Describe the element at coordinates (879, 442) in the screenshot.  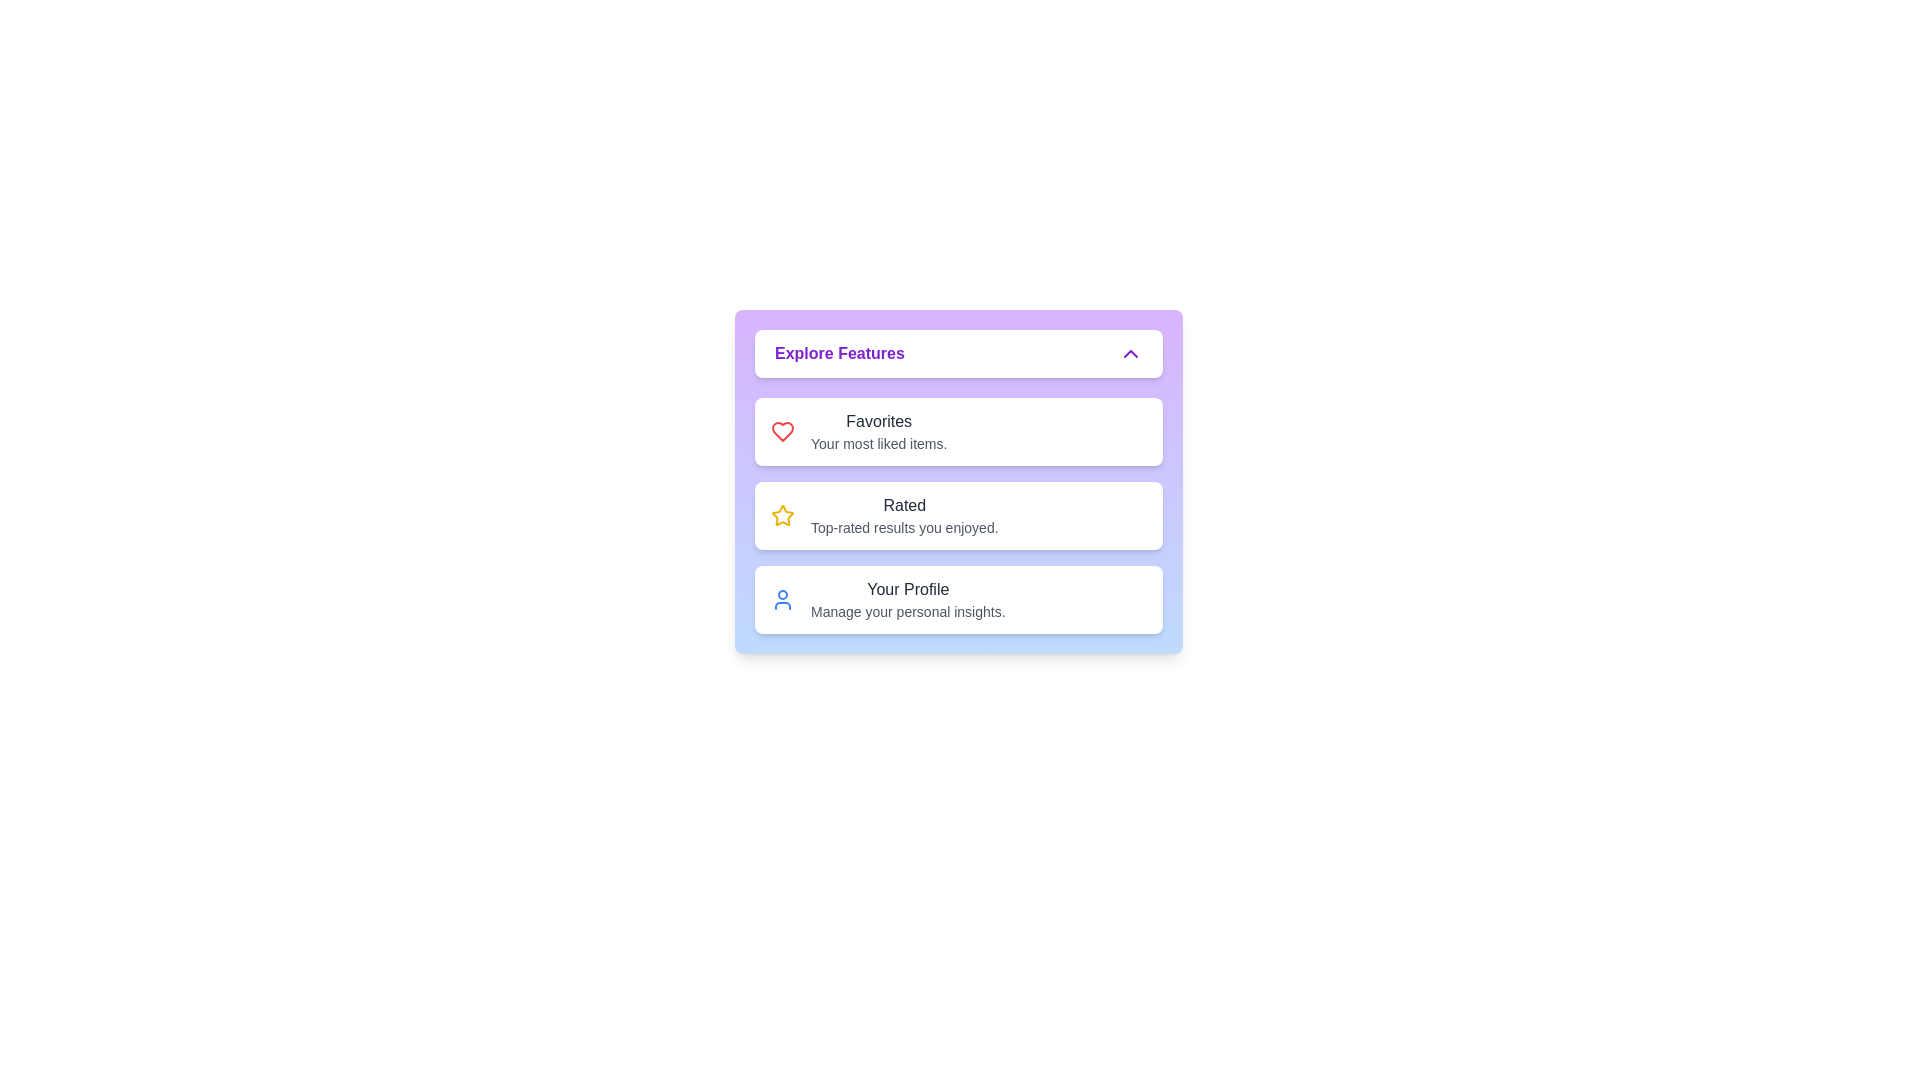
I see `the descriptive text element located directly below the 'Favorites' title in the feature menu list` at that location.